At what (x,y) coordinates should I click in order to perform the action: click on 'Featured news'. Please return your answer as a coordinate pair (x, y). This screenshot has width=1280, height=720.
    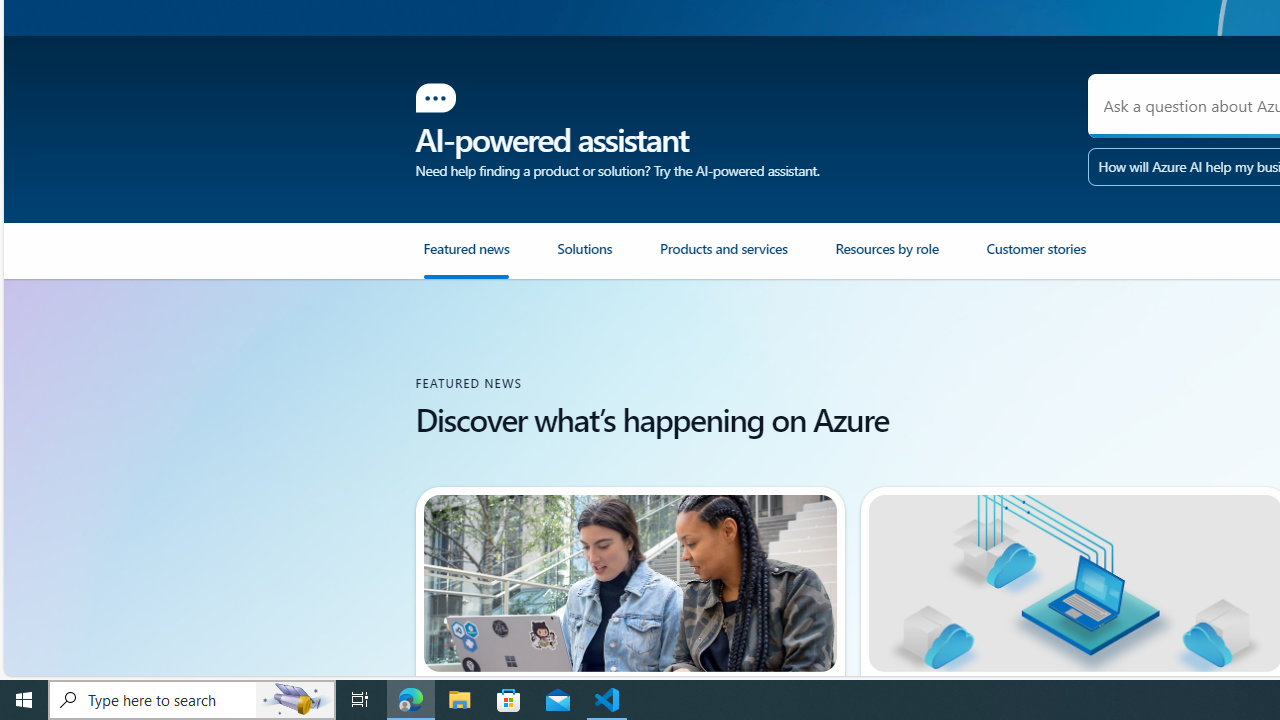
    Looking at the image, I should click on (464, 256).